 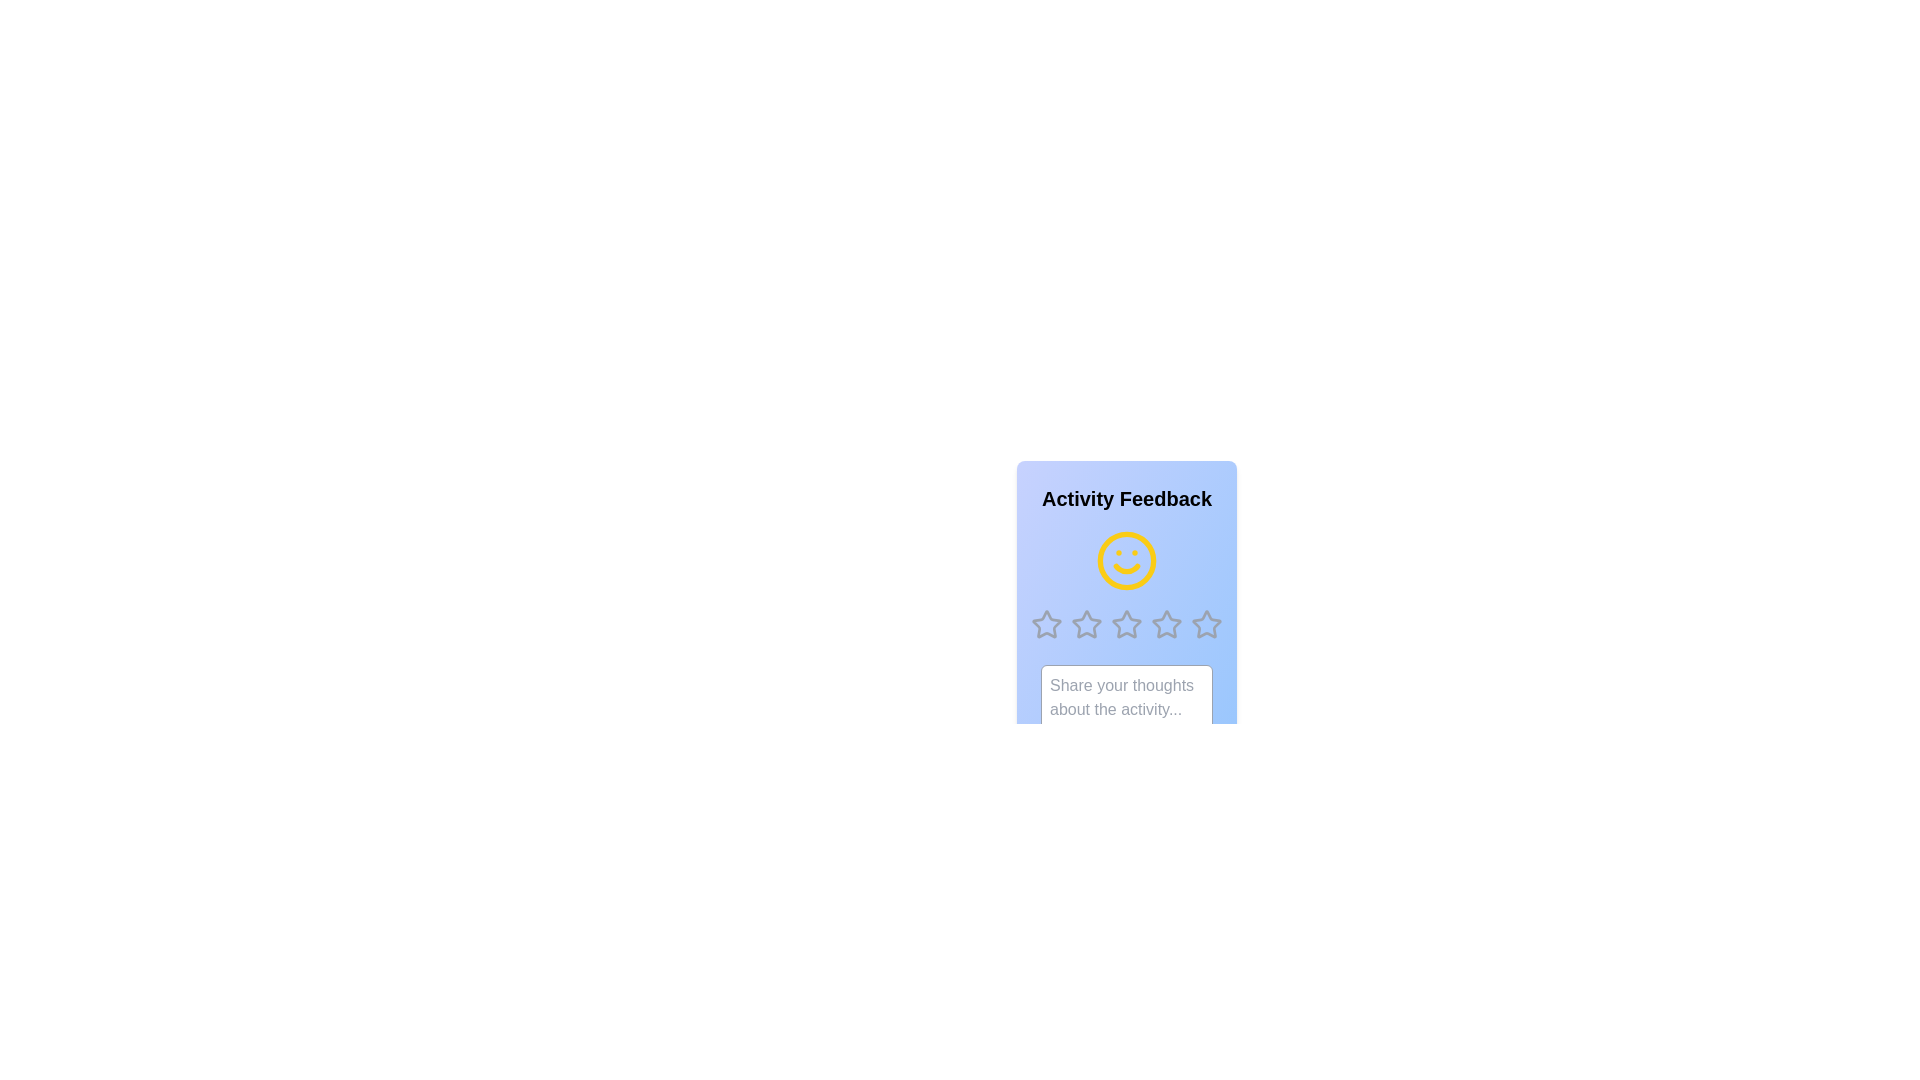 I want to click on the third star, so click(x=1127, y=623).